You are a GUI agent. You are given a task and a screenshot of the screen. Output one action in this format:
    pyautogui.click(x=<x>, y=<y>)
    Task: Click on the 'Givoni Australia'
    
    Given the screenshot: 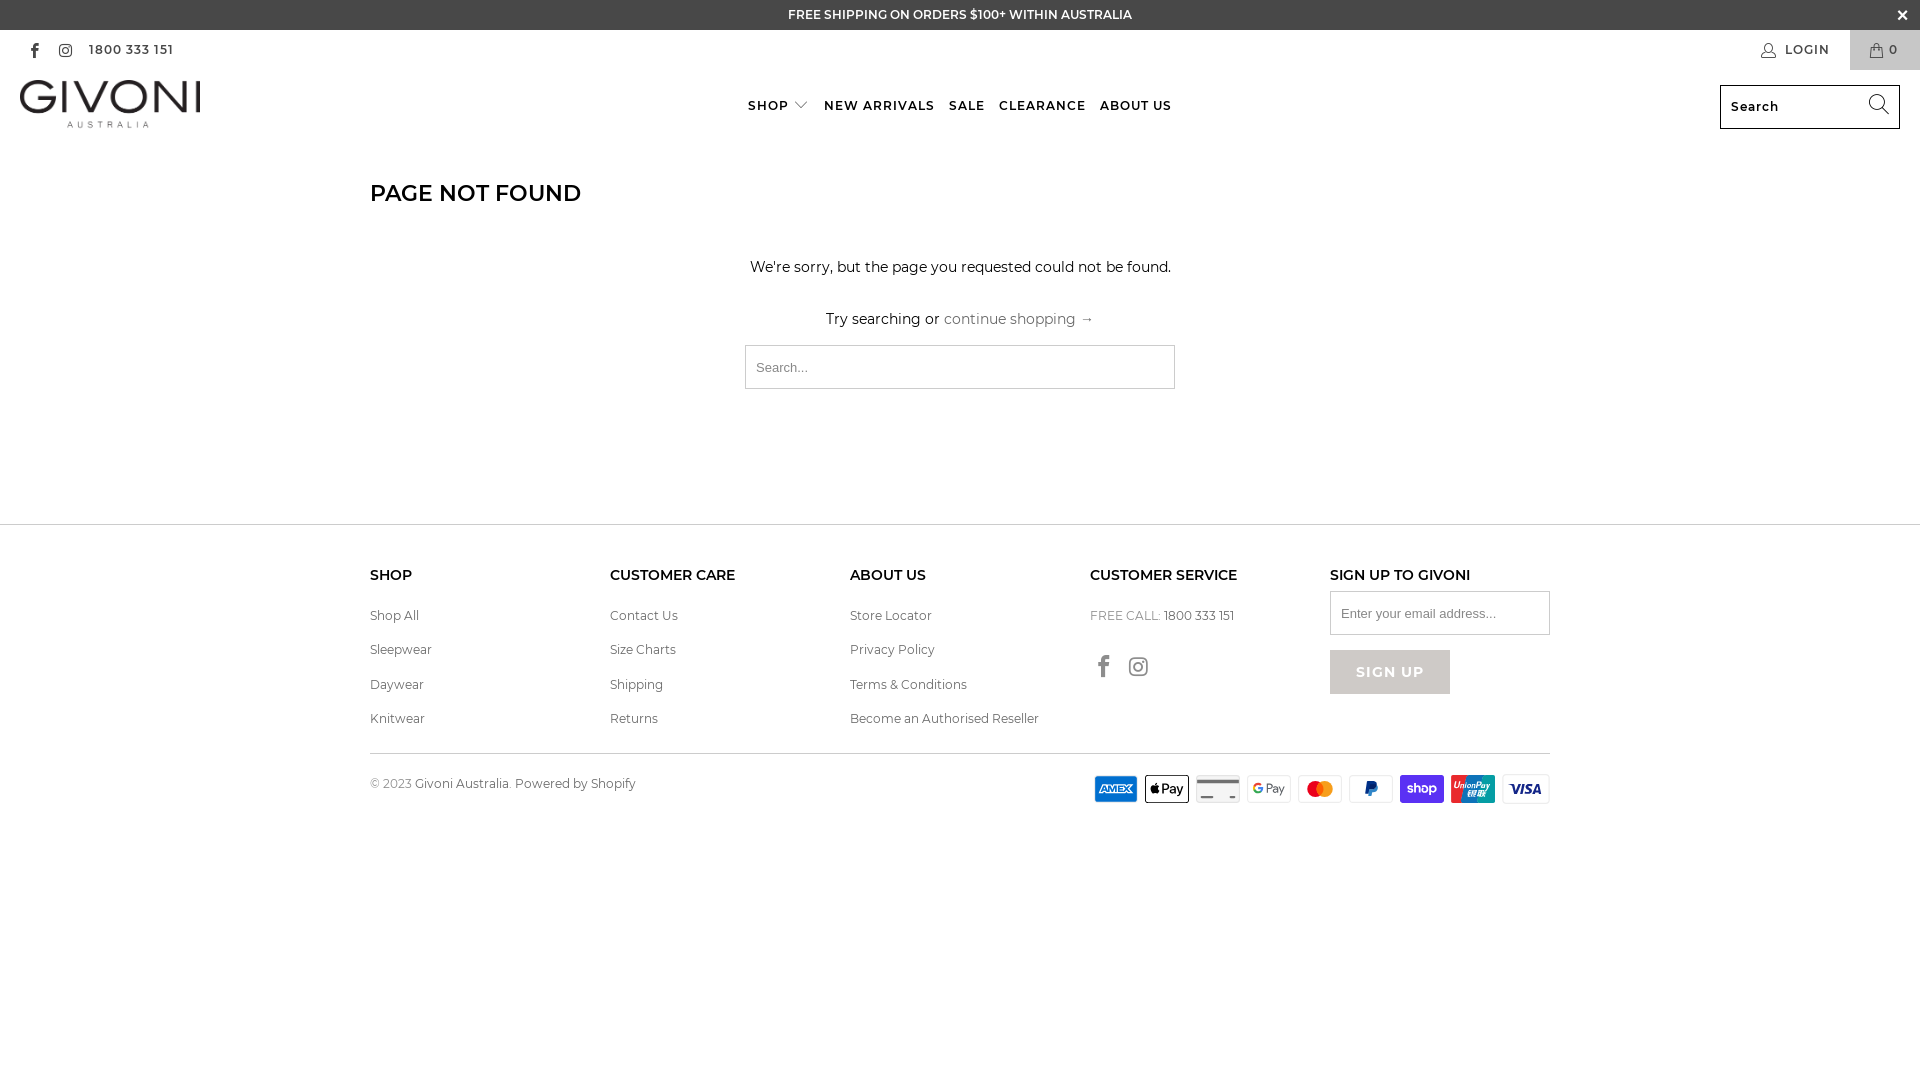 What is the action you would take?
    pyautogui.click(x=460, y=782)
    